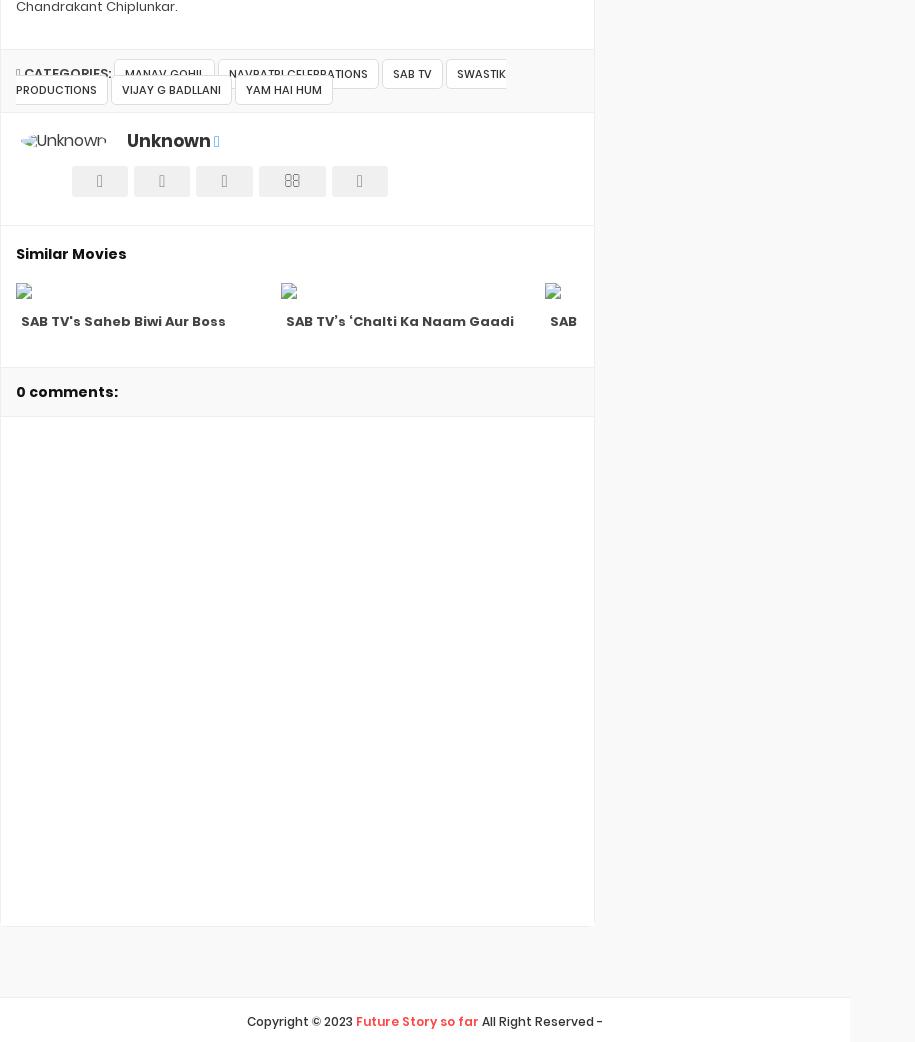  Describe the element at coordinates (417, 1021) in the screenshot. I see `'Future Story so far'` at that location.